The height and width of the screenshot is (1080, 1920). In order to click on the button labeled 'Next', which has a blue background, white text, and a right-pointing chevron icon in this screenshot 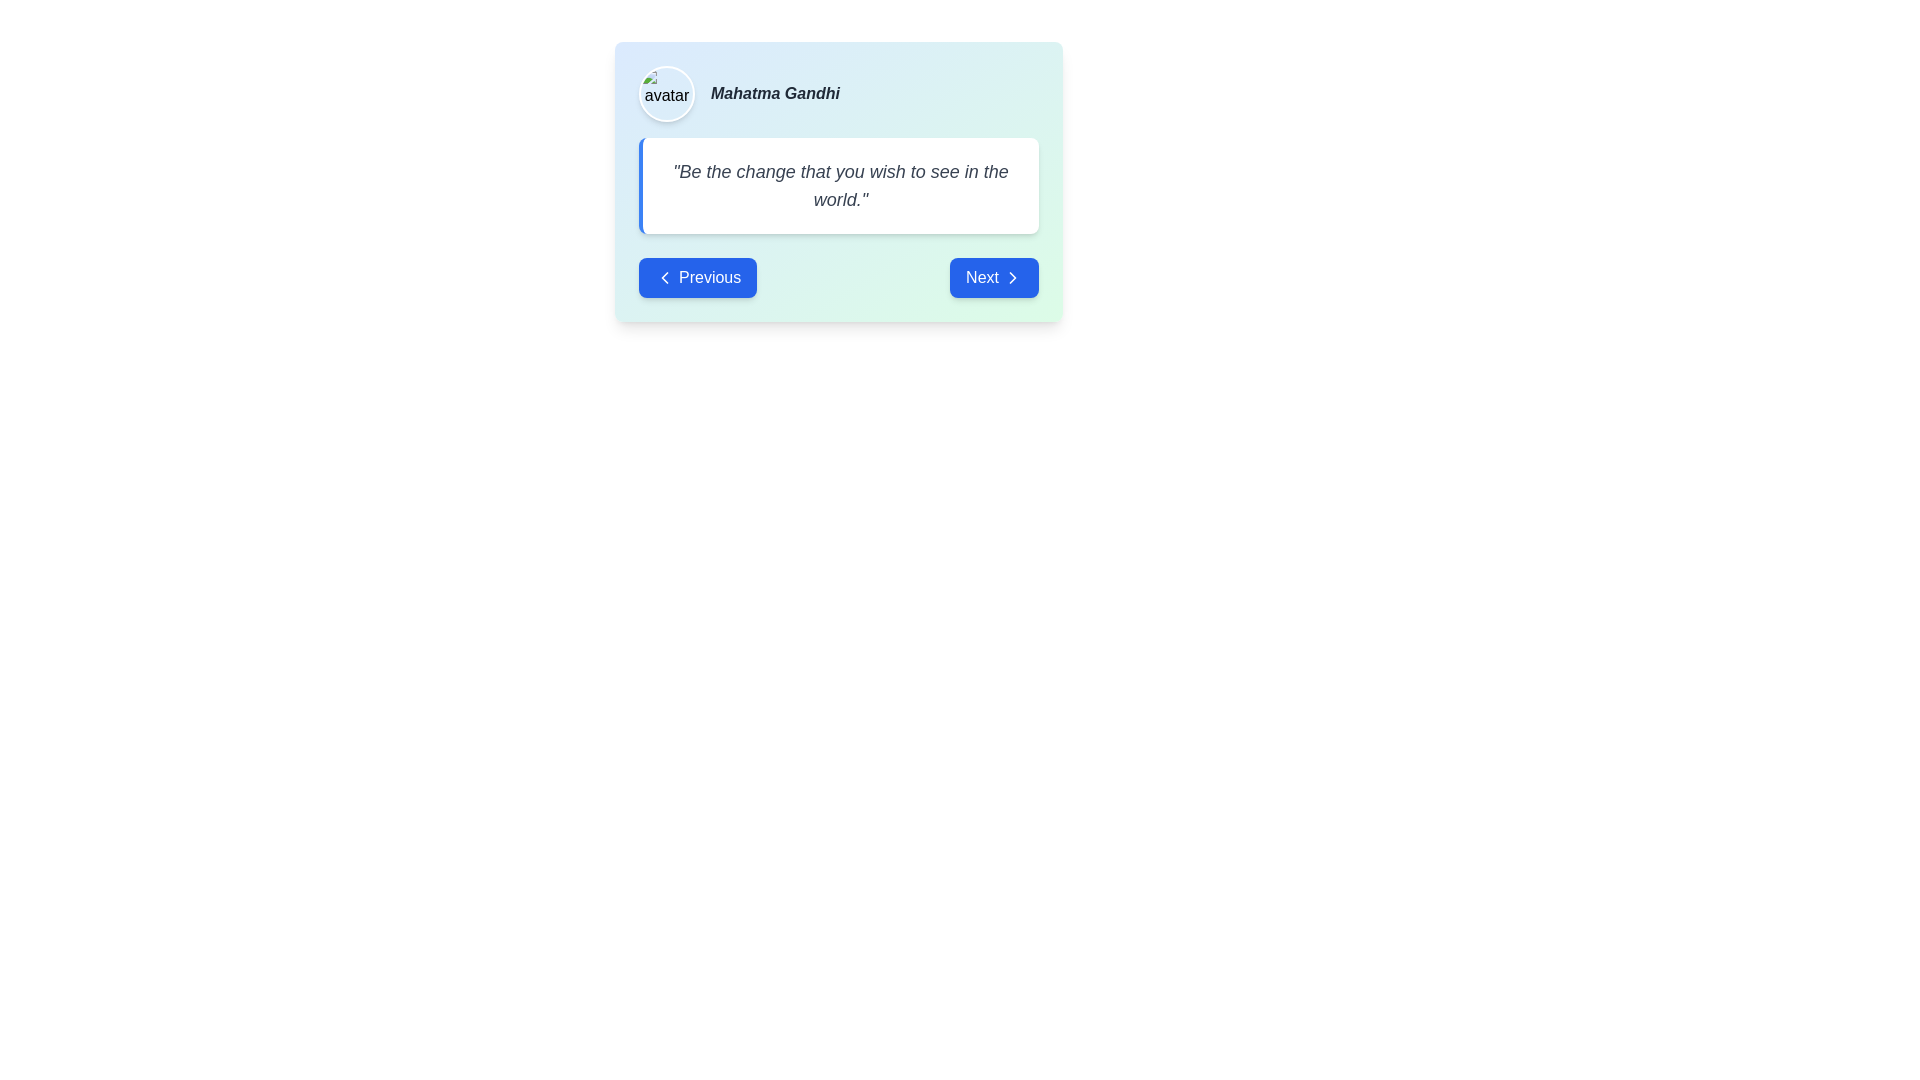, I will do `click(994, 277)`.